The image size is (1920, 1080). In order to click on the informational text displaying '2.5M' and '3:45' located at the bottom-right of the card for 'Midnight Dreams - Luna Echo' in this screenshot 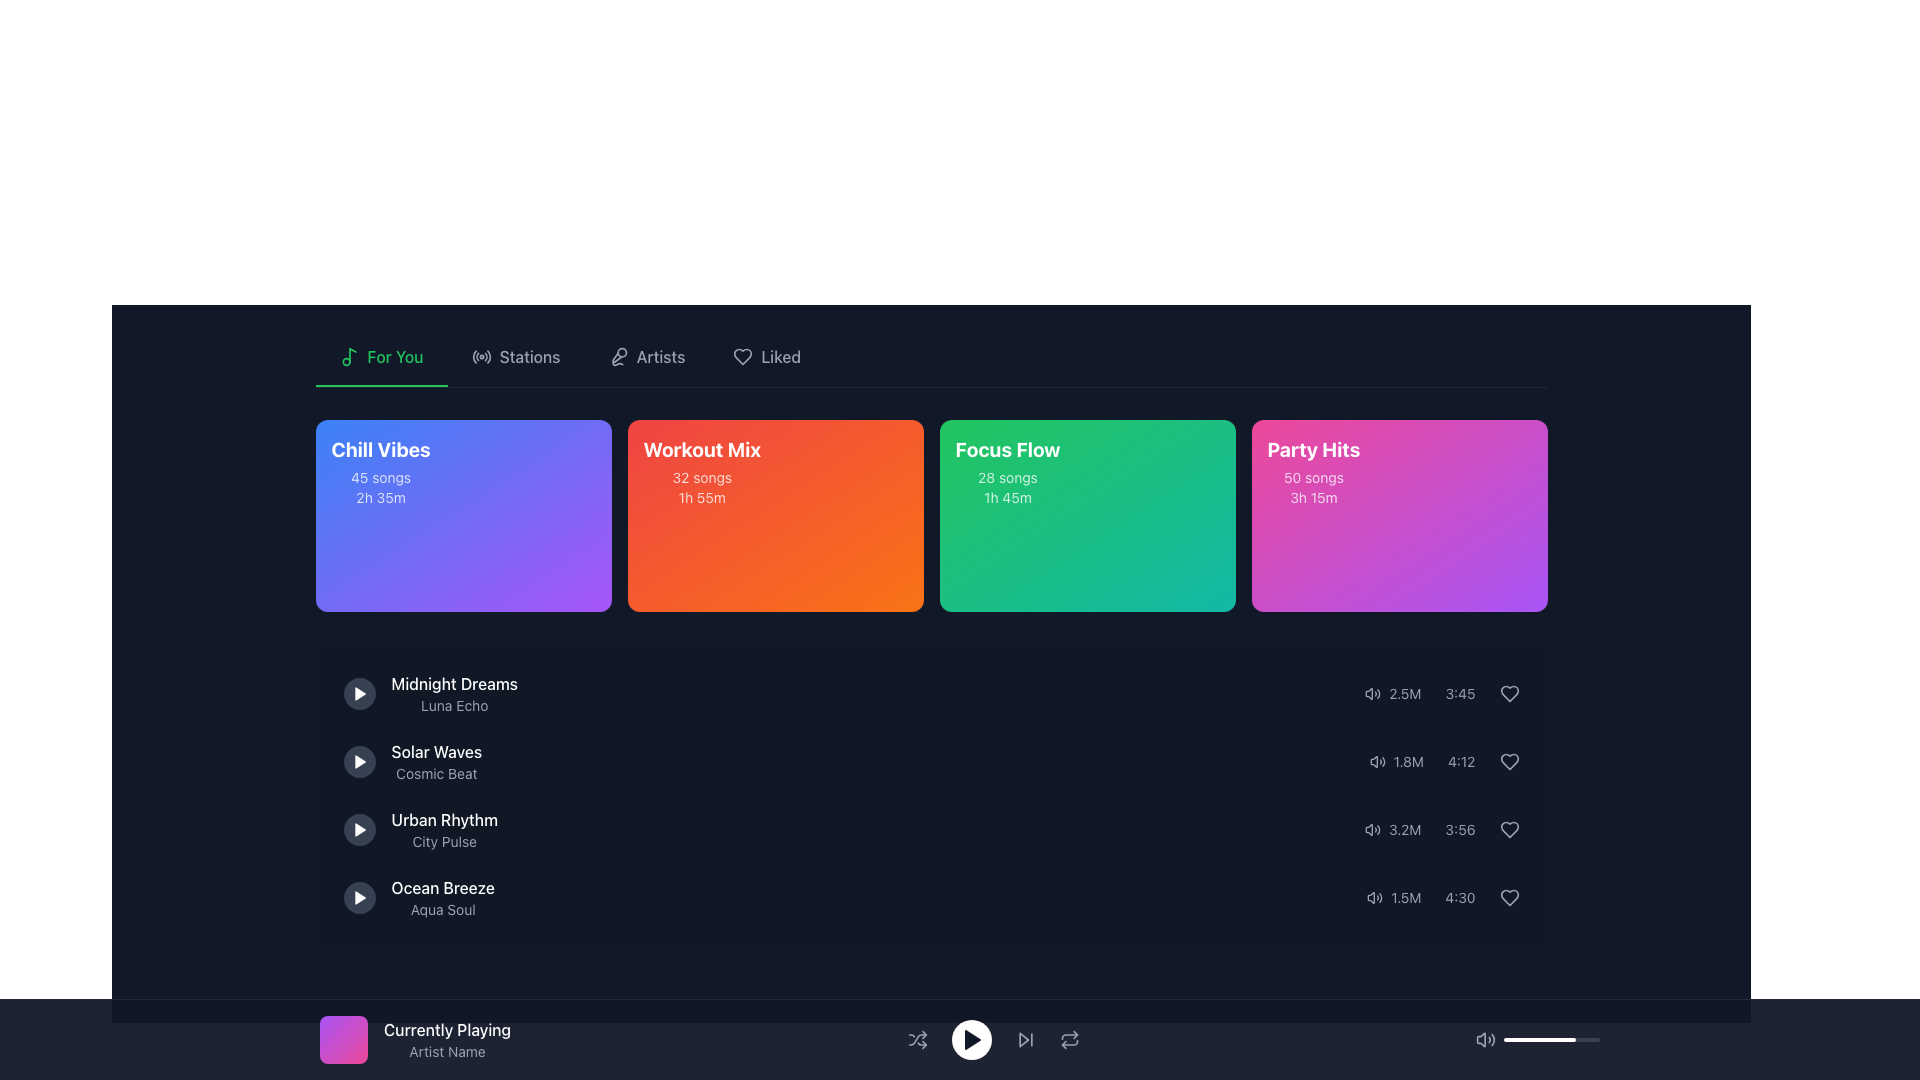, I will do `click(1442, 693)`.